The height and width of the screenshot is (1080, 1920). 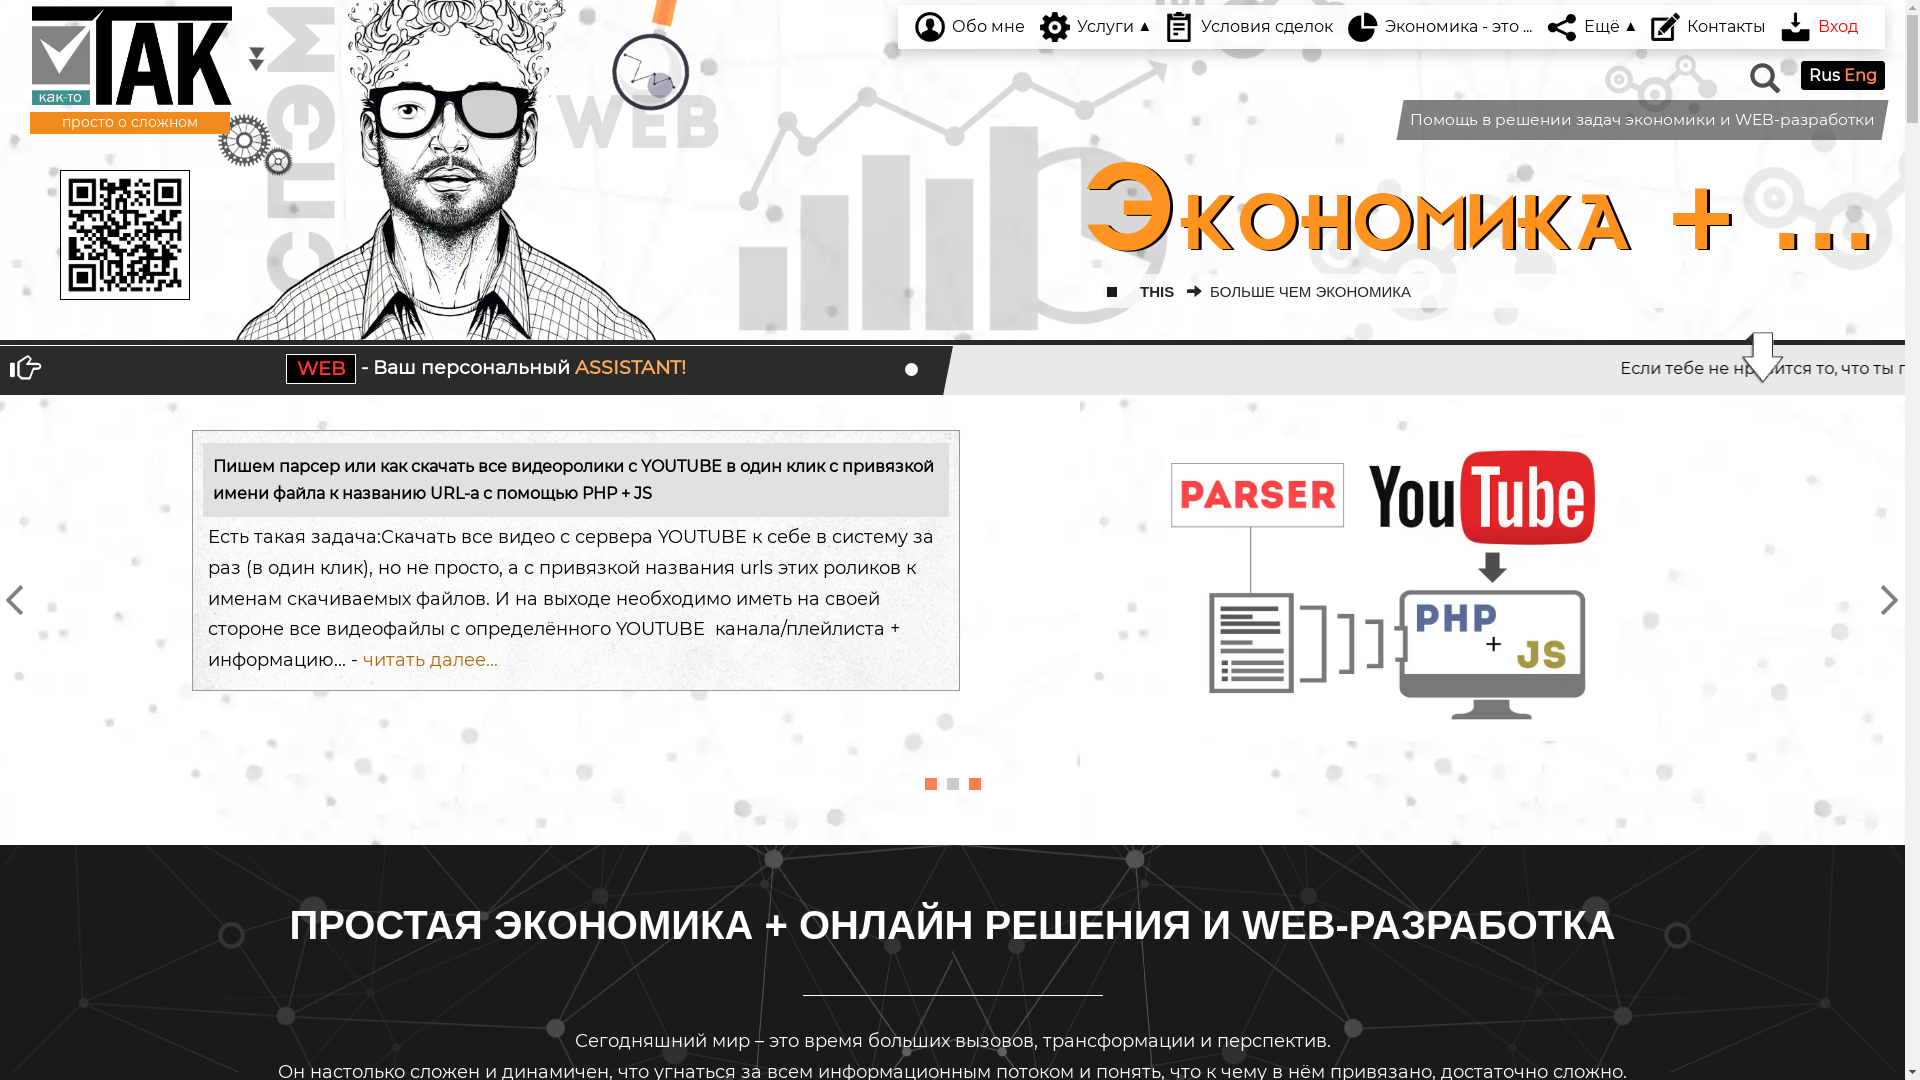 What do you see at coordinates (1859, 74) in the screenshot?
I see `'Eng'` at bounding box center [1859, 74].